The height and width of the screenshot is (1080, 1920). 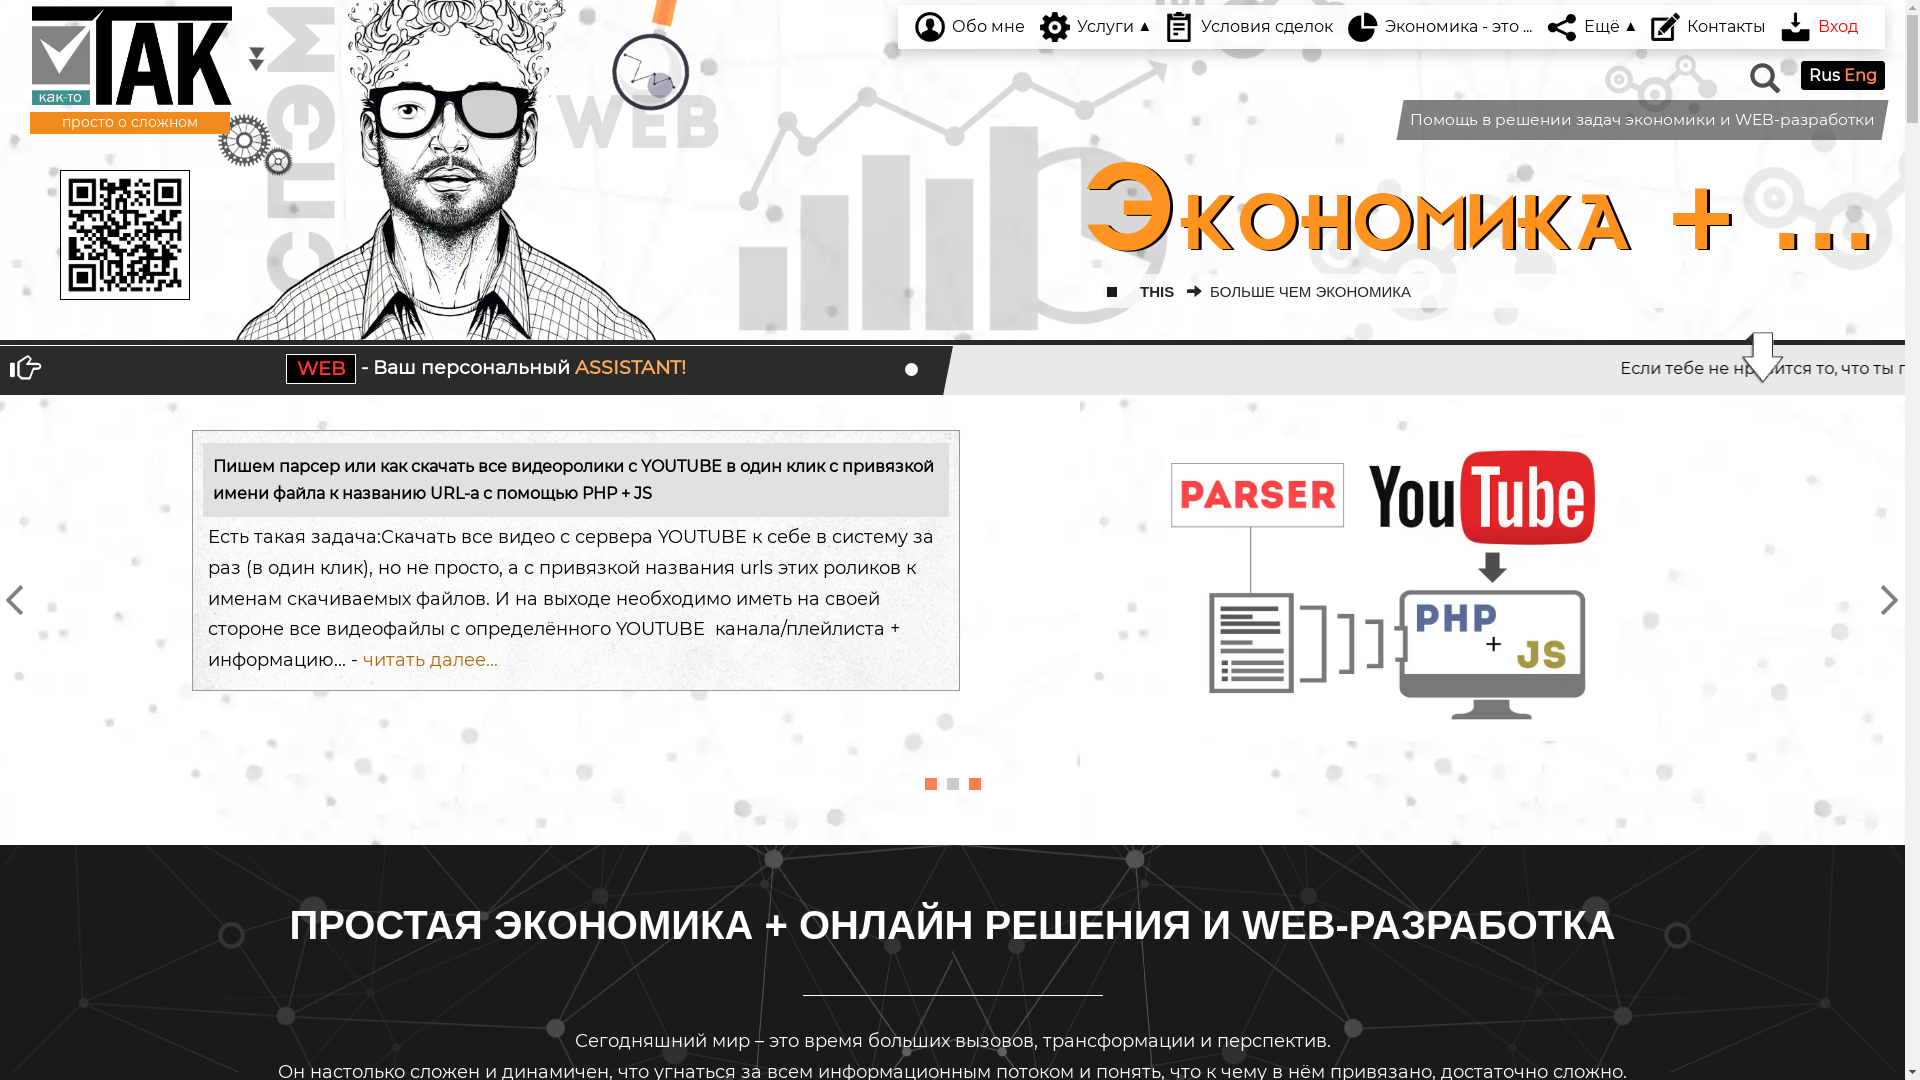 What do you see at coordinates (1859, 74) in the screenshot?
I see `'Eng'` at bounding box center [1859, 74].